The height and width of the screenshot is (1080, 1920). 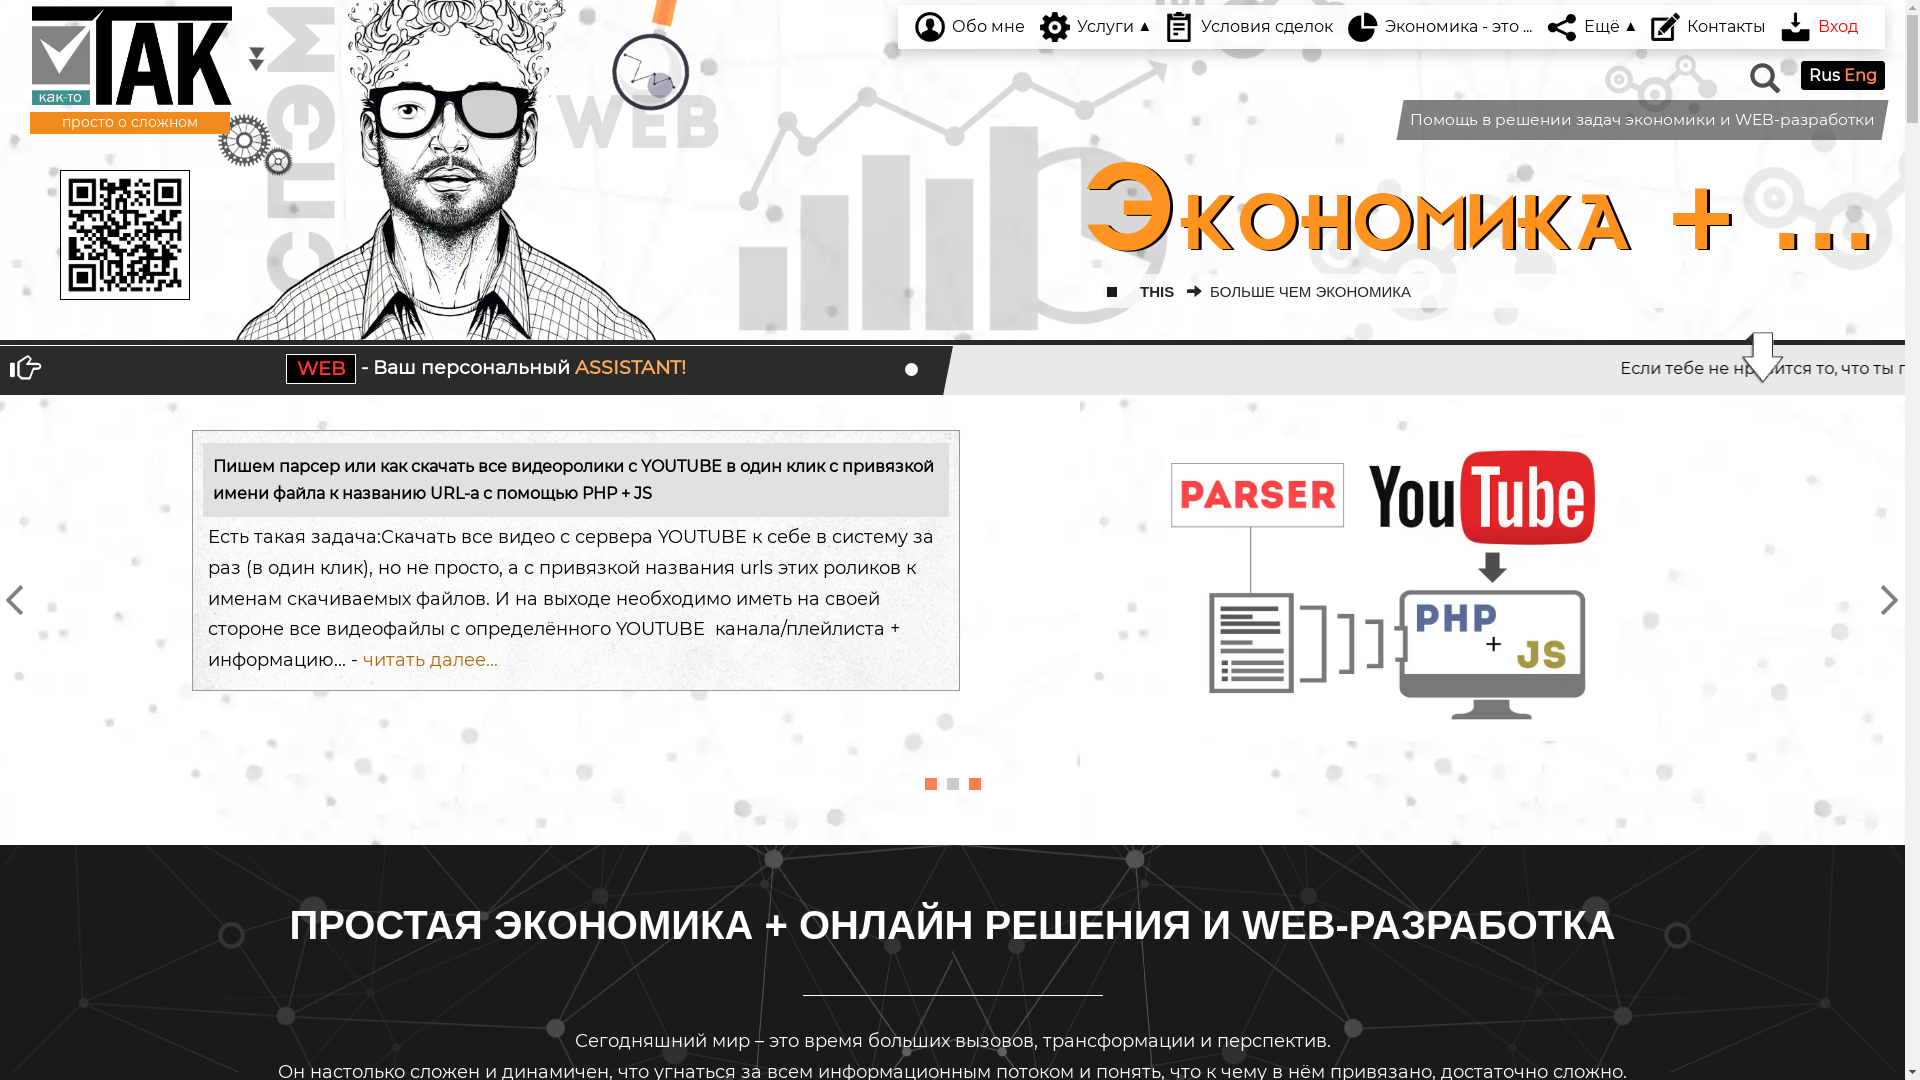 What do you see at coordinates (1859, 74) in the screenshot?
I see `'Eng'` at bounding box center [1859, 74].